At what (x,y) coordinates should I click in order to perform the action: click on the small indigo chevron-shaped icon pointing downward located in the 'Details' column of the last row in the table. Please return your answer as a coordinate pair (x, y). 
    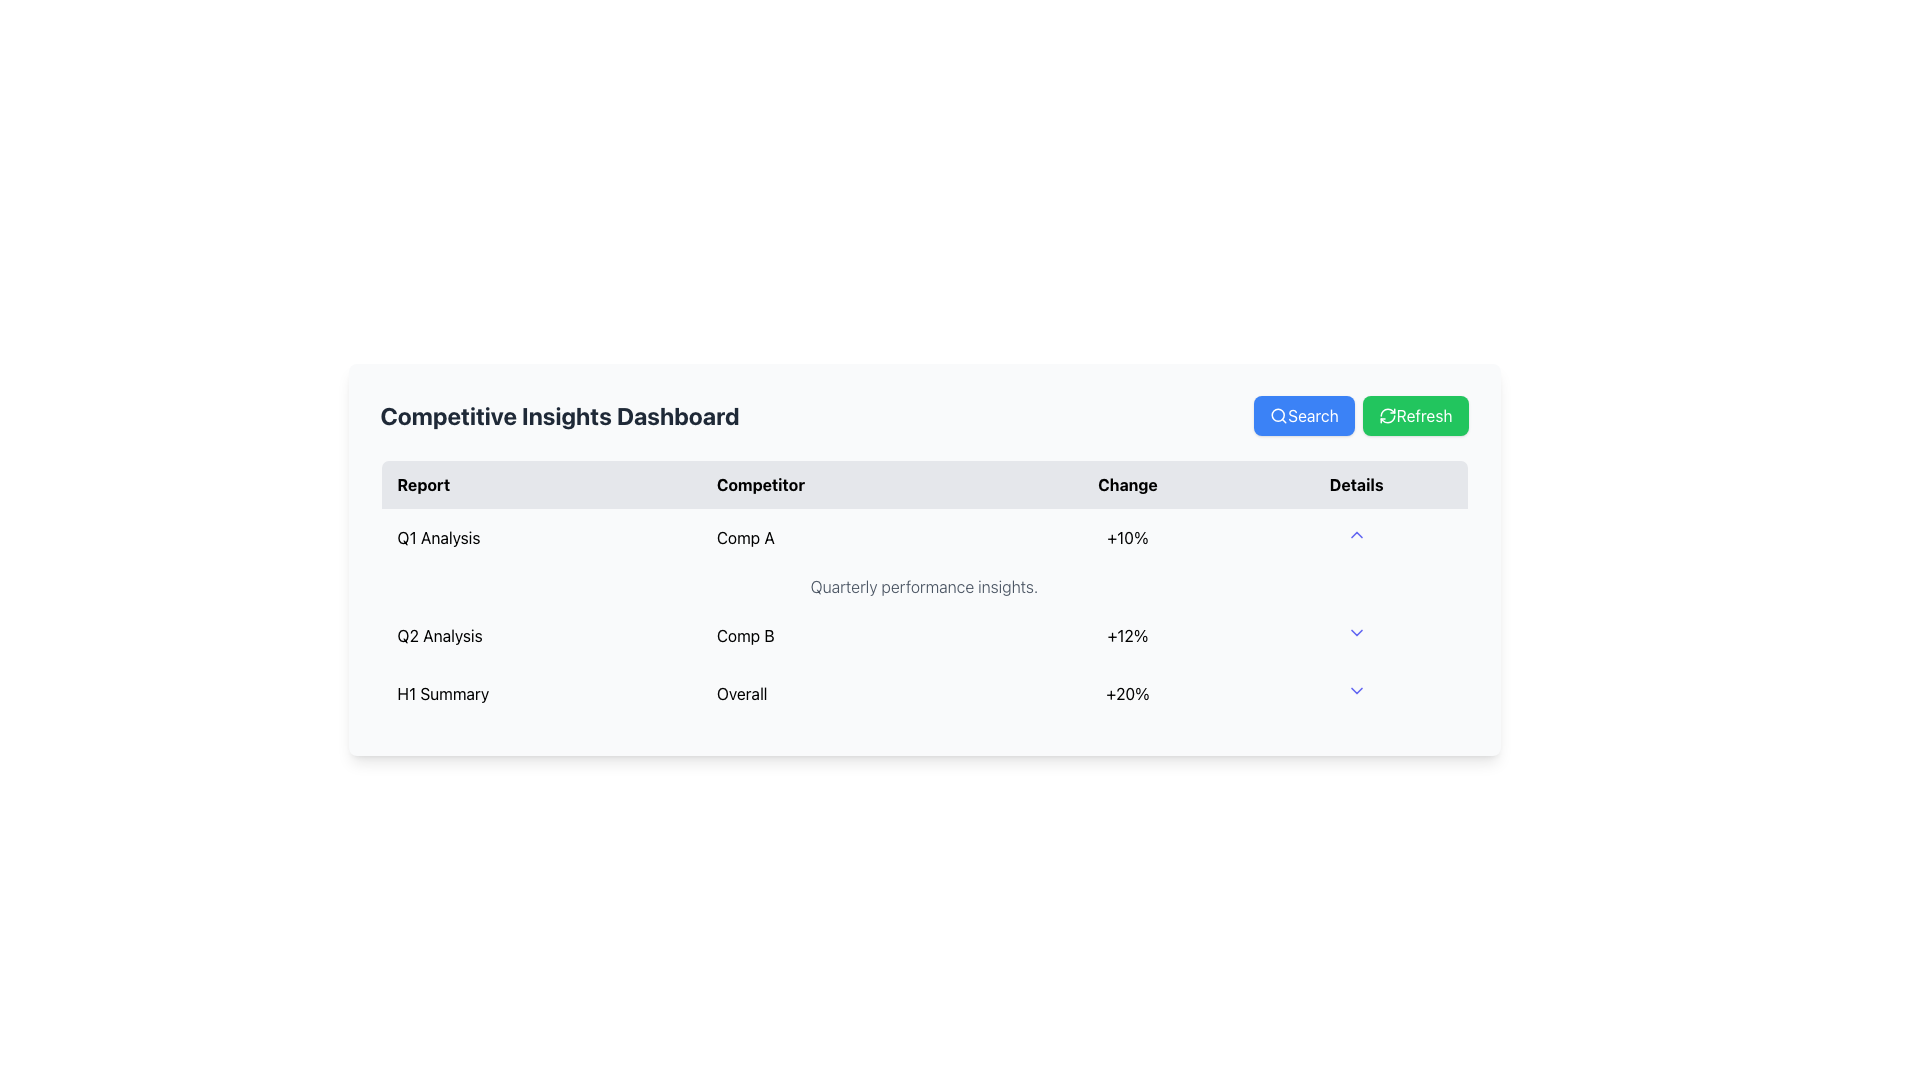
    Looking at the image, I should click on (1356, 689).